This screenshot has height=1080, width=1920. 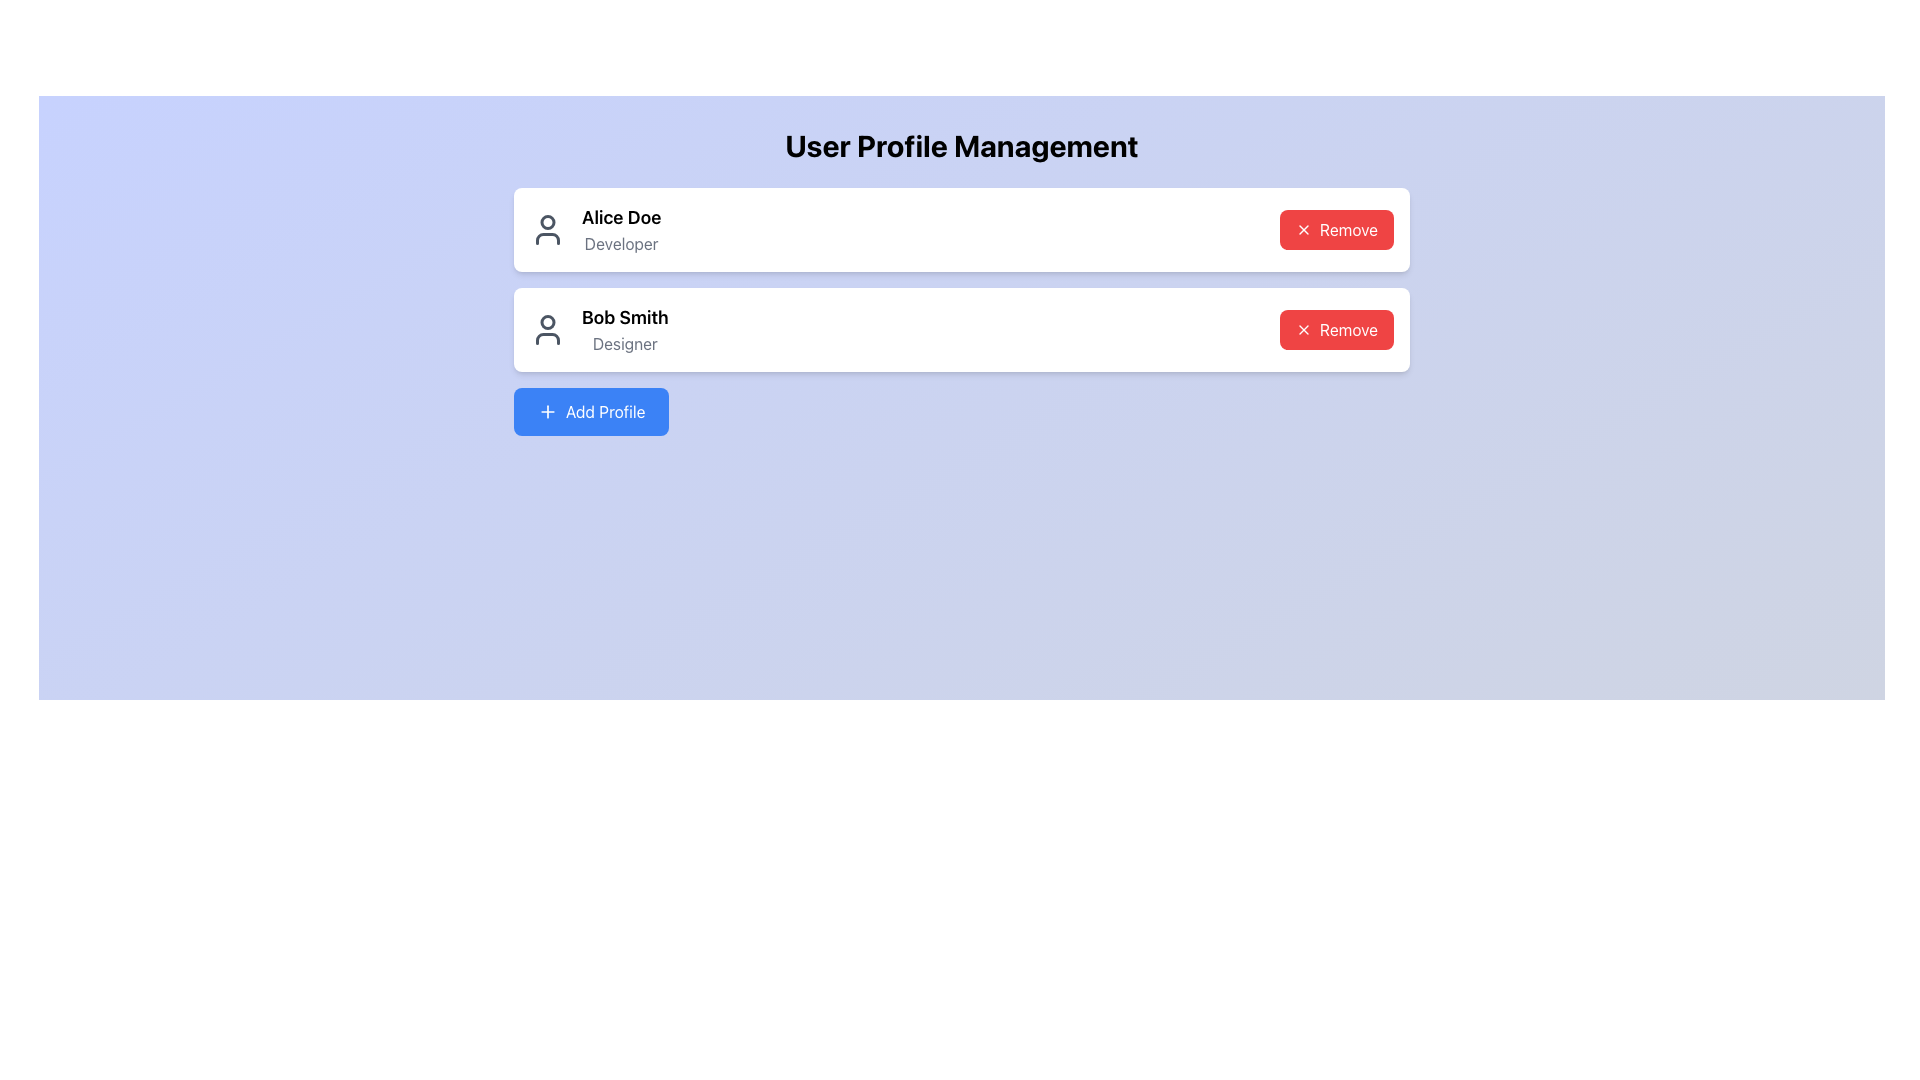 I want to click on the static text label displaying 'Alice Doe' in bold typography, which is located at the topmost user profile card above the text 'Developer', so click(x=620, y=218).